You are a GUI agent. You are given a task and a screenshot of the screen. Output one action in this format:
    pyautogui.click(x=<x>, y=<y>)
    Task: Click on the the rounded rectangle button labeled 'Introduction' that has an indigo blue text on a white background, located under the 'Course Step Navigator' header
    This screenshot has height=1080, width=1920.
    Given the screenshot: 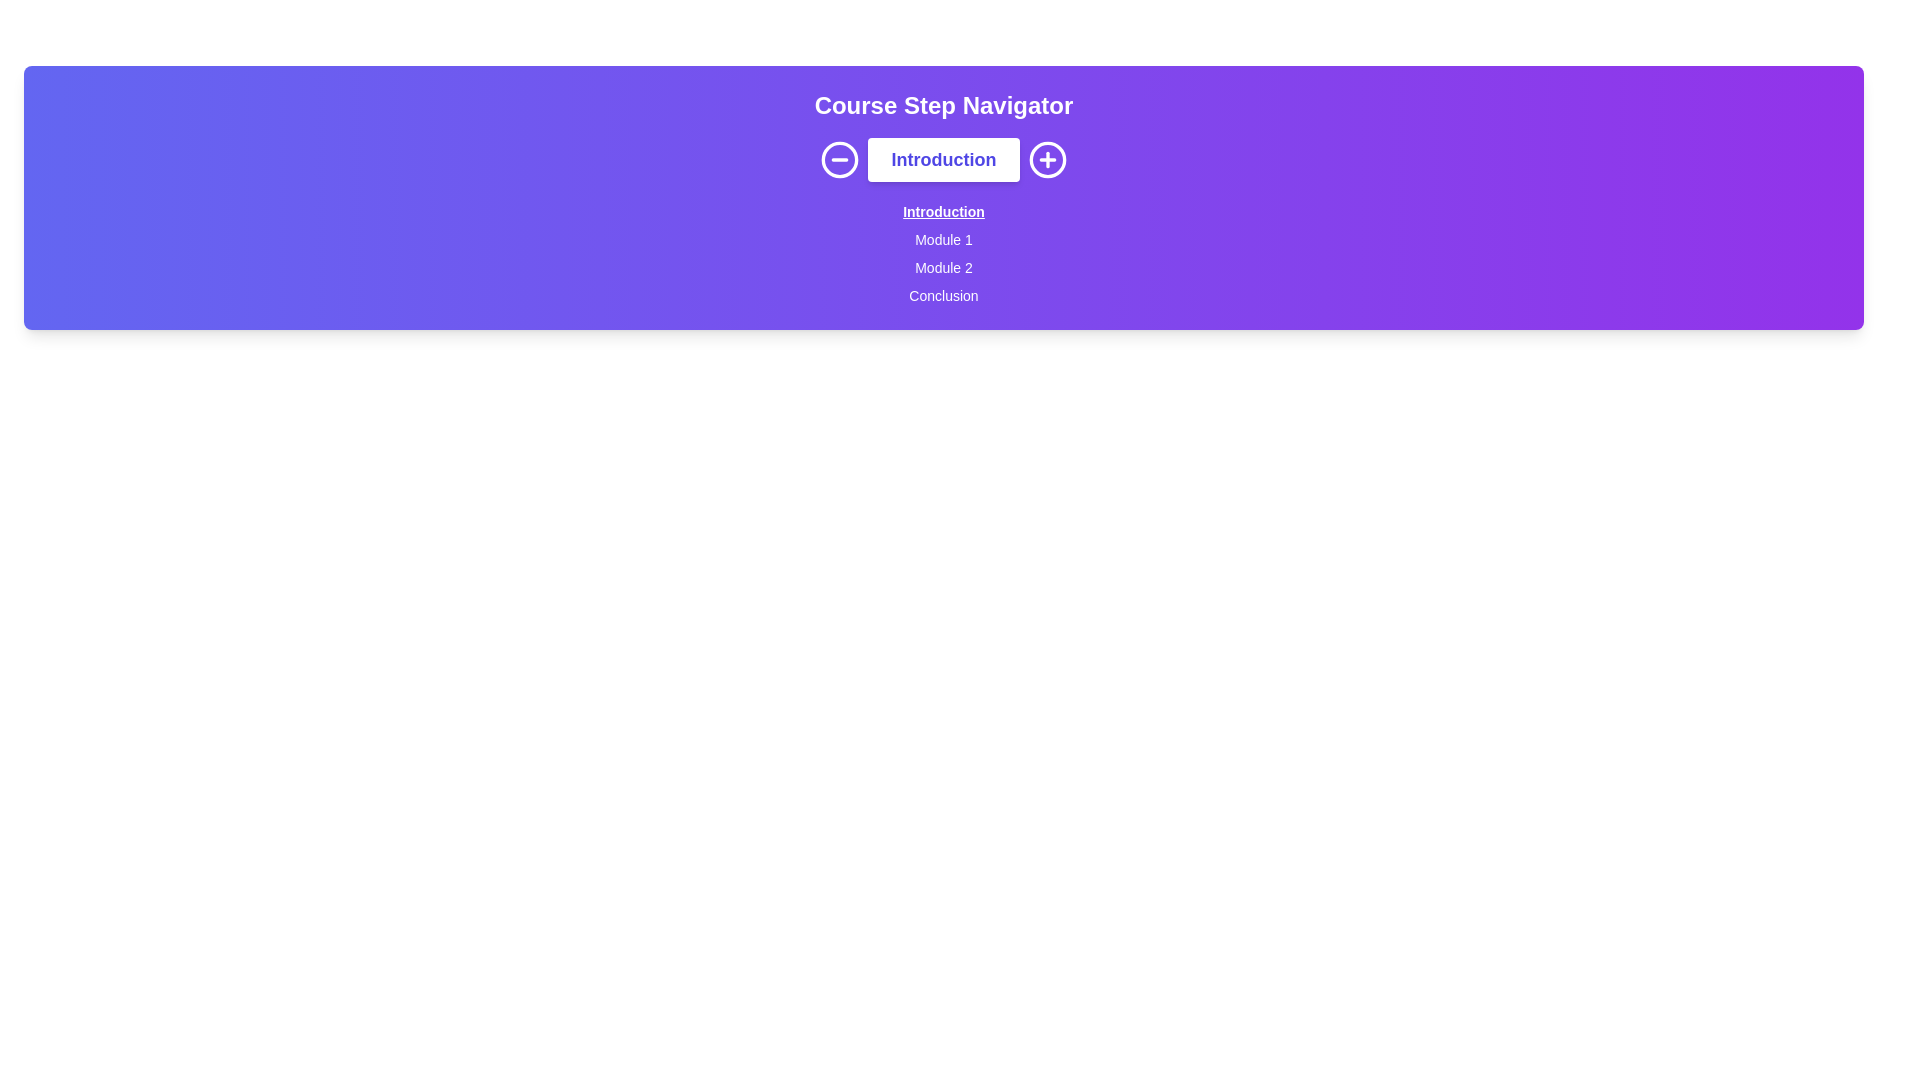 What is the action you would take?
    pyautogui.click(x=943, y=158)
    